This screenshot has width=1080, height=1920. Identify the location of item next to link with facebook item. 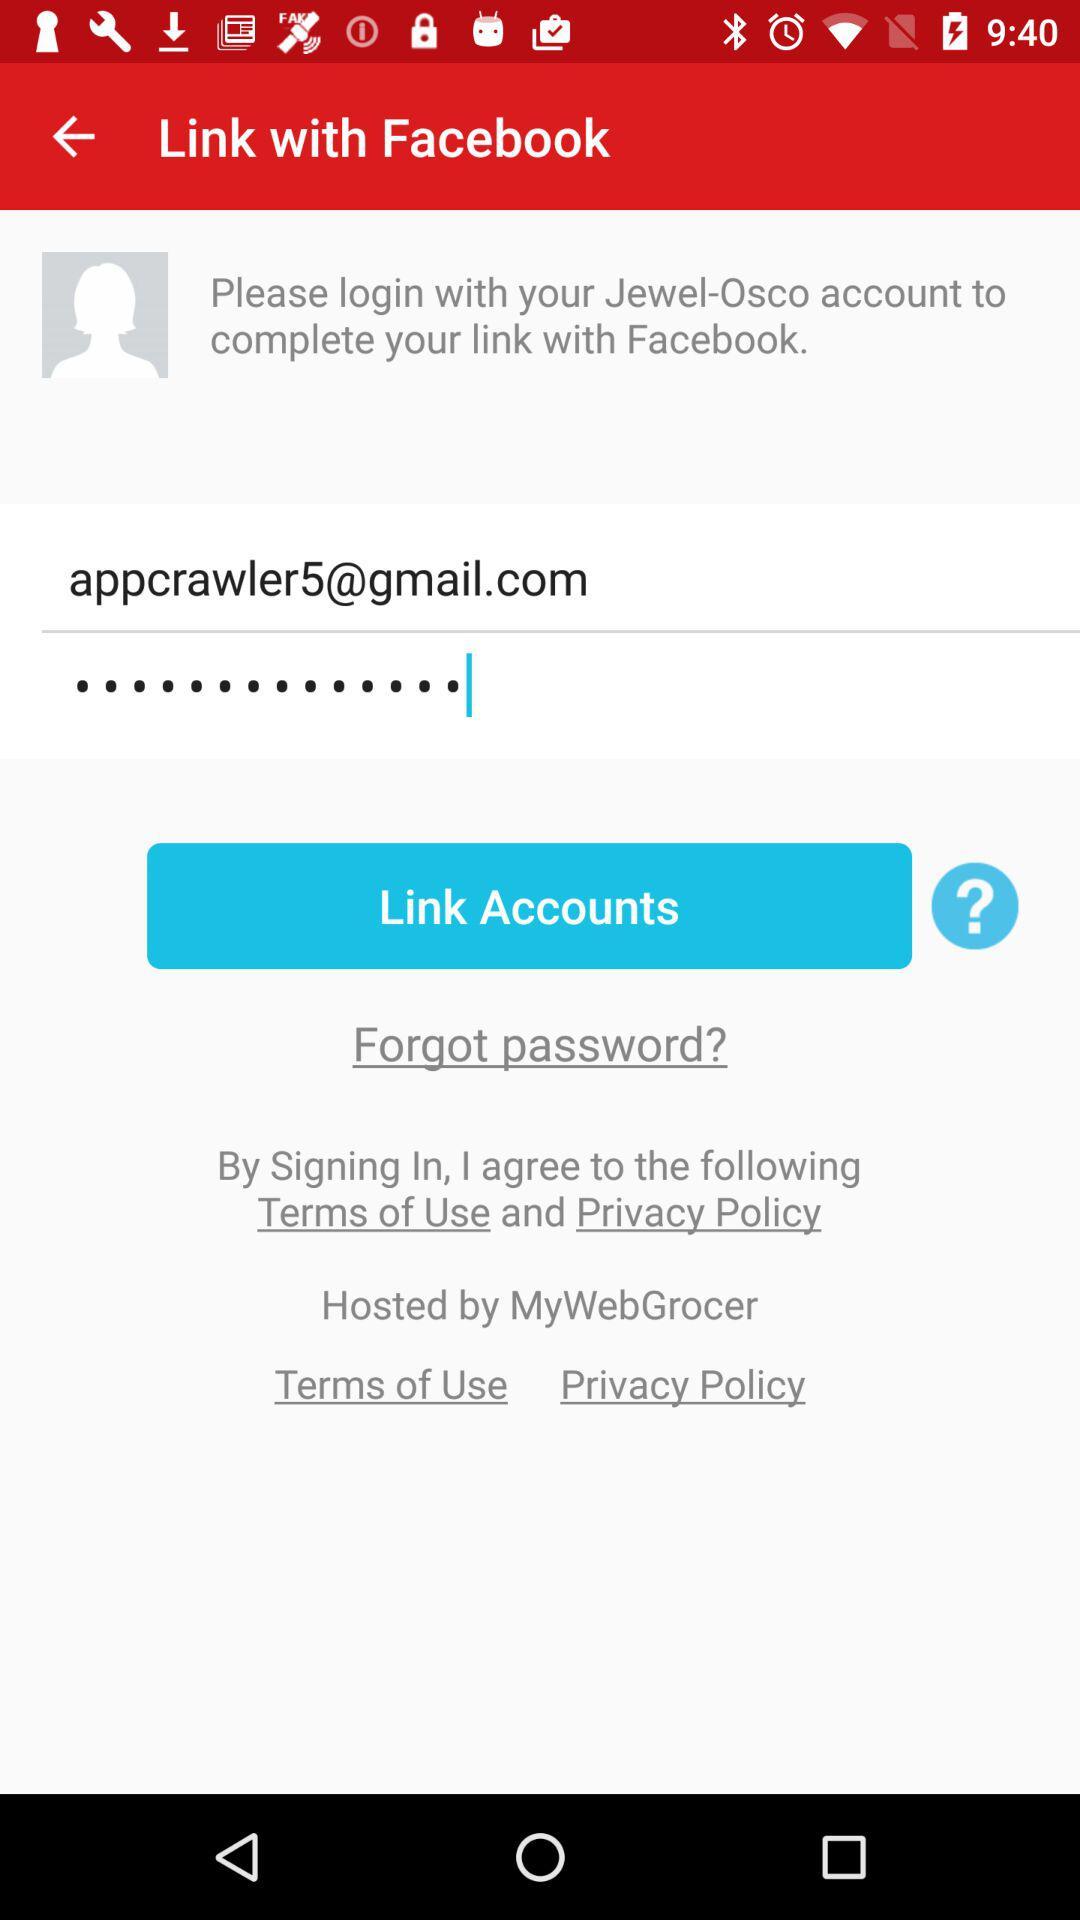
(72, 135).